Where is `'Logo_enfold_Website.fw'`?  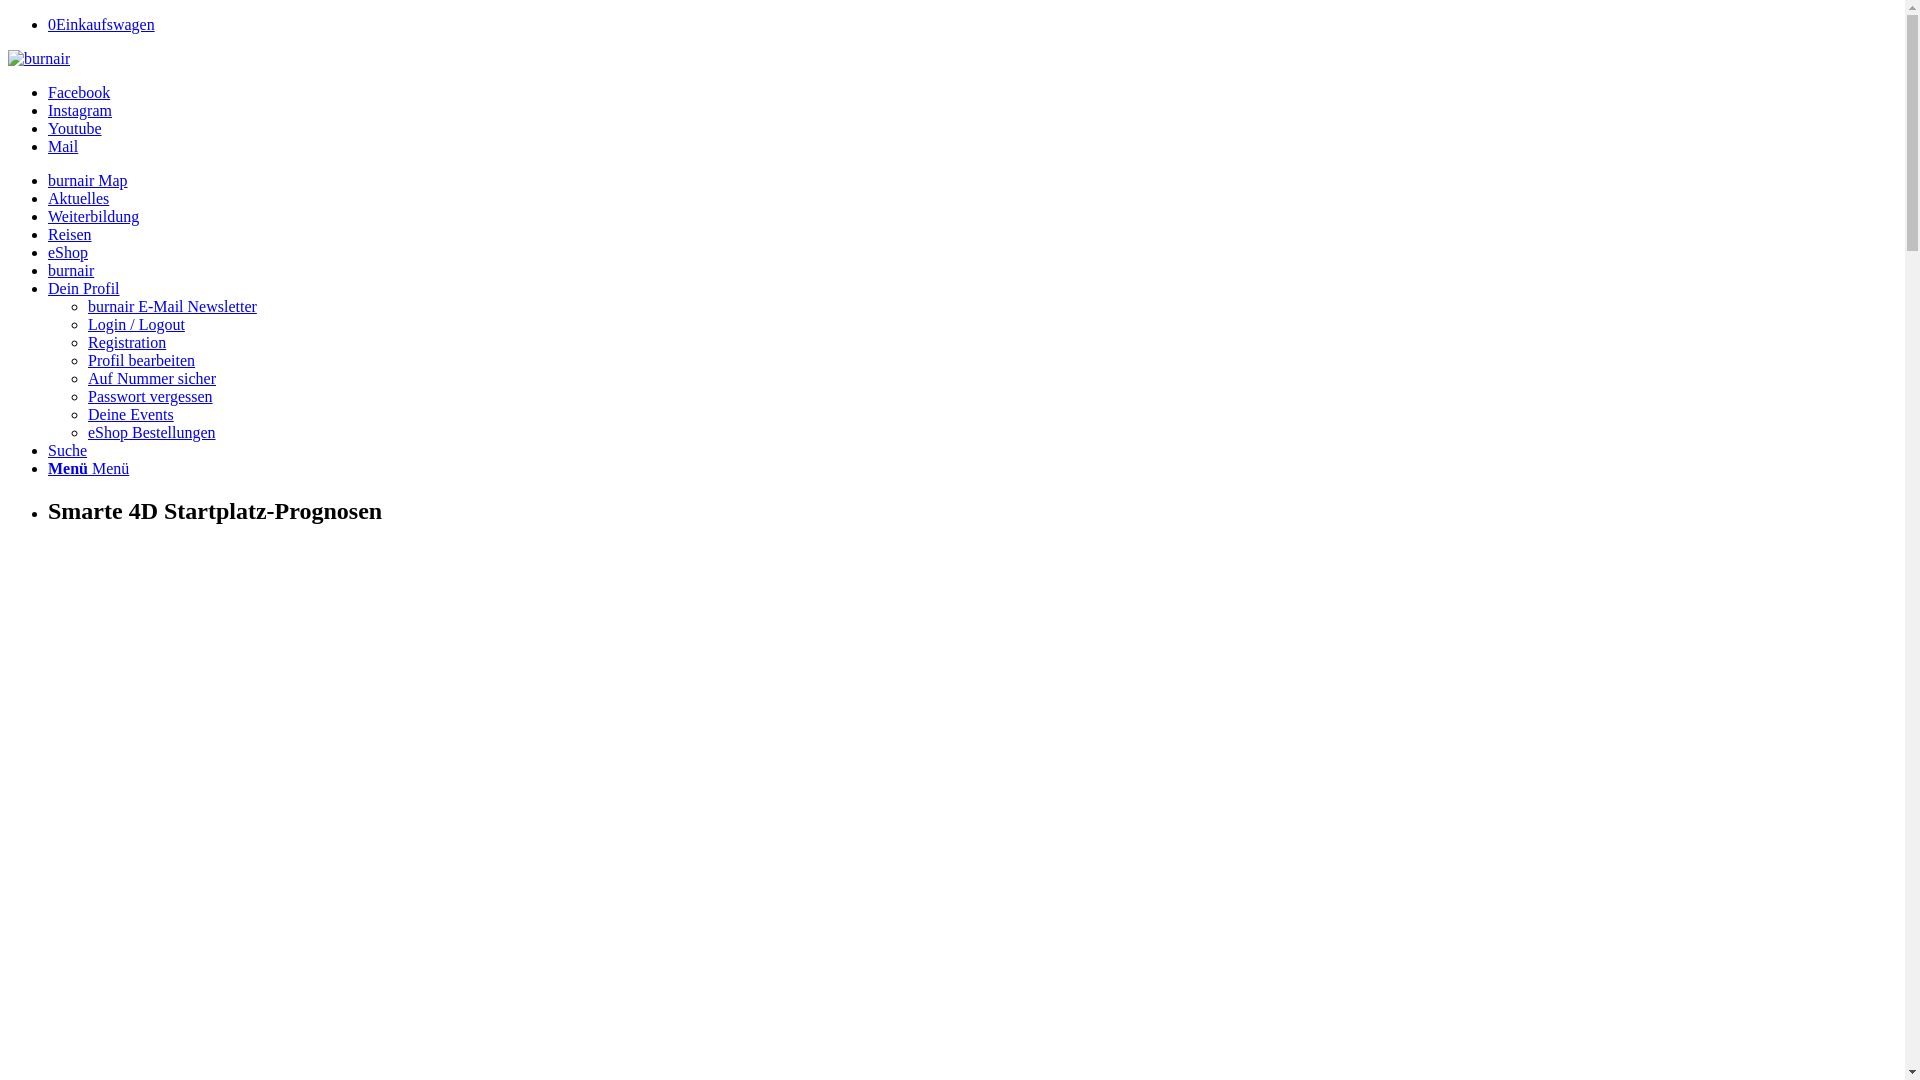
'Logo_enfold_Website.fw' is located at coordinates (8, 57).